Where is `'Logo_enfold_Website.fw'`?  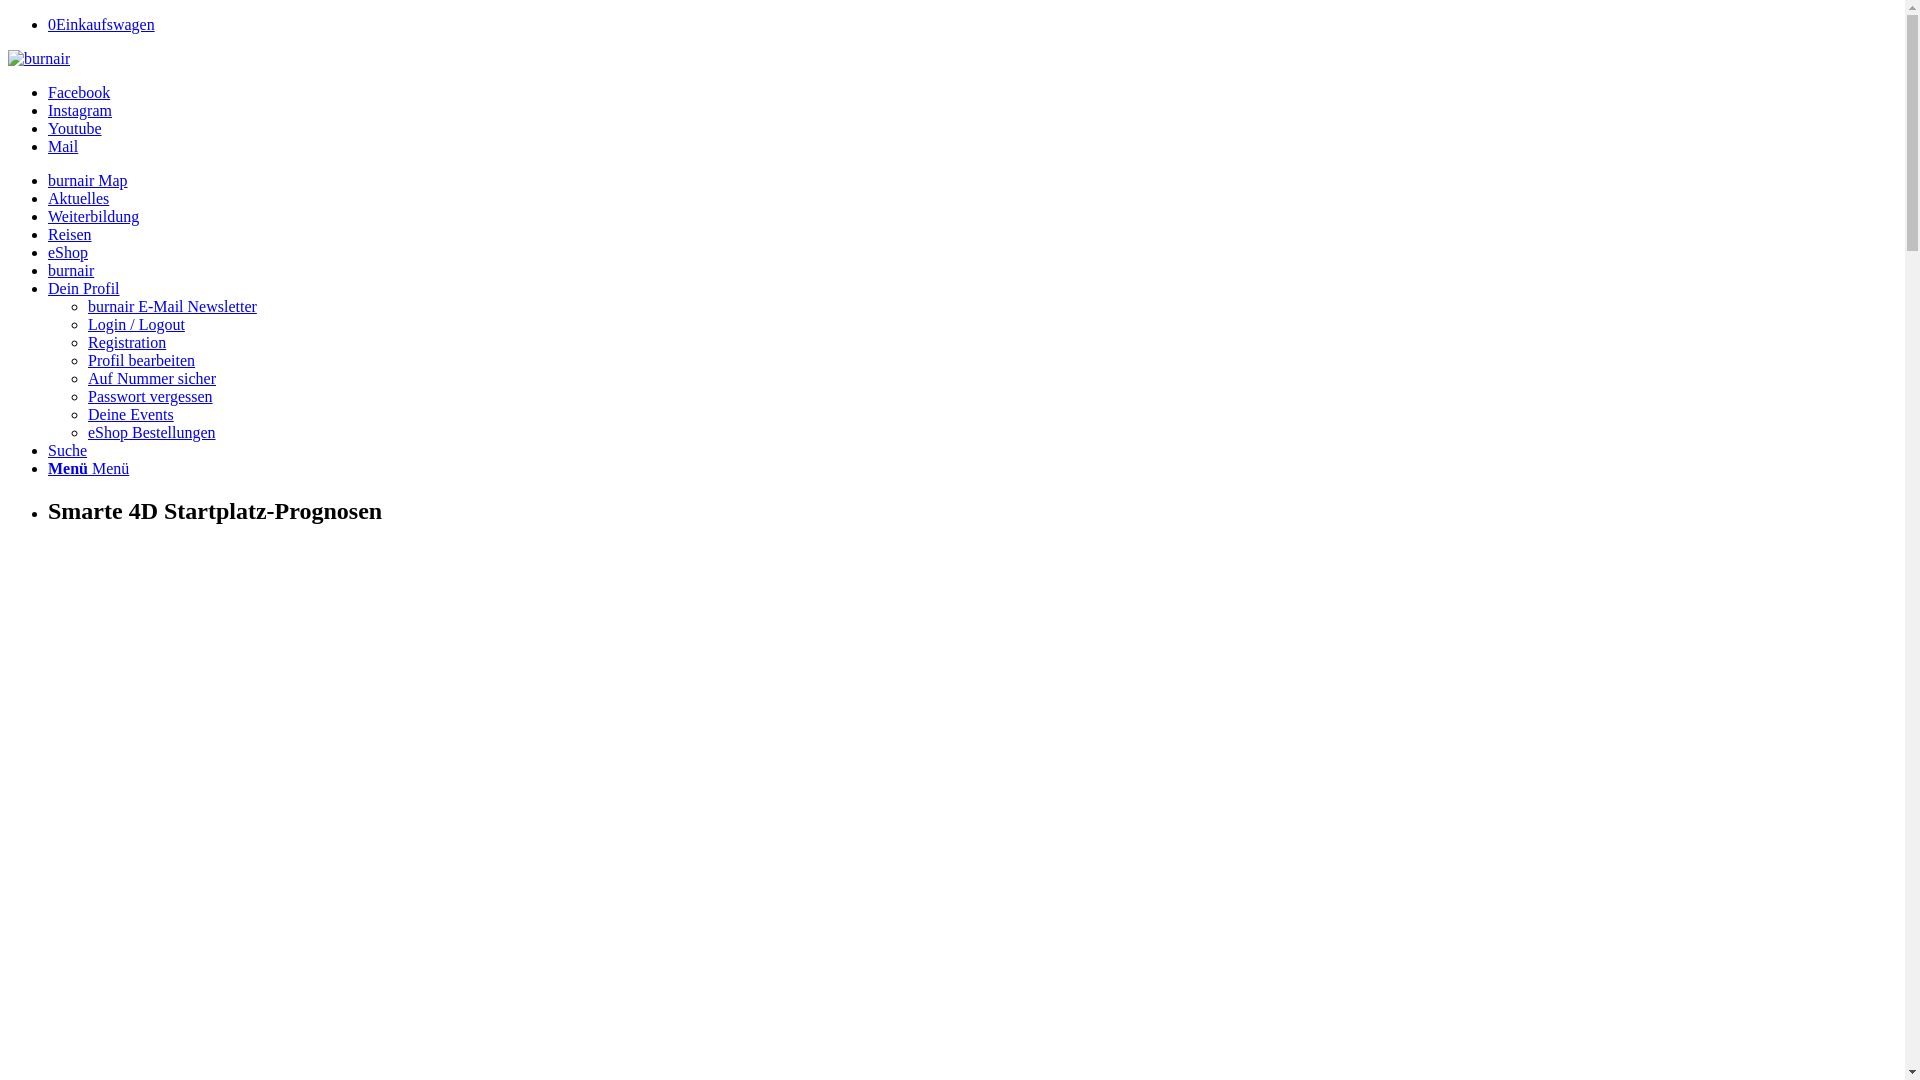
'Logo_enfold_Website.fw' is located at coordinates (8, 57).